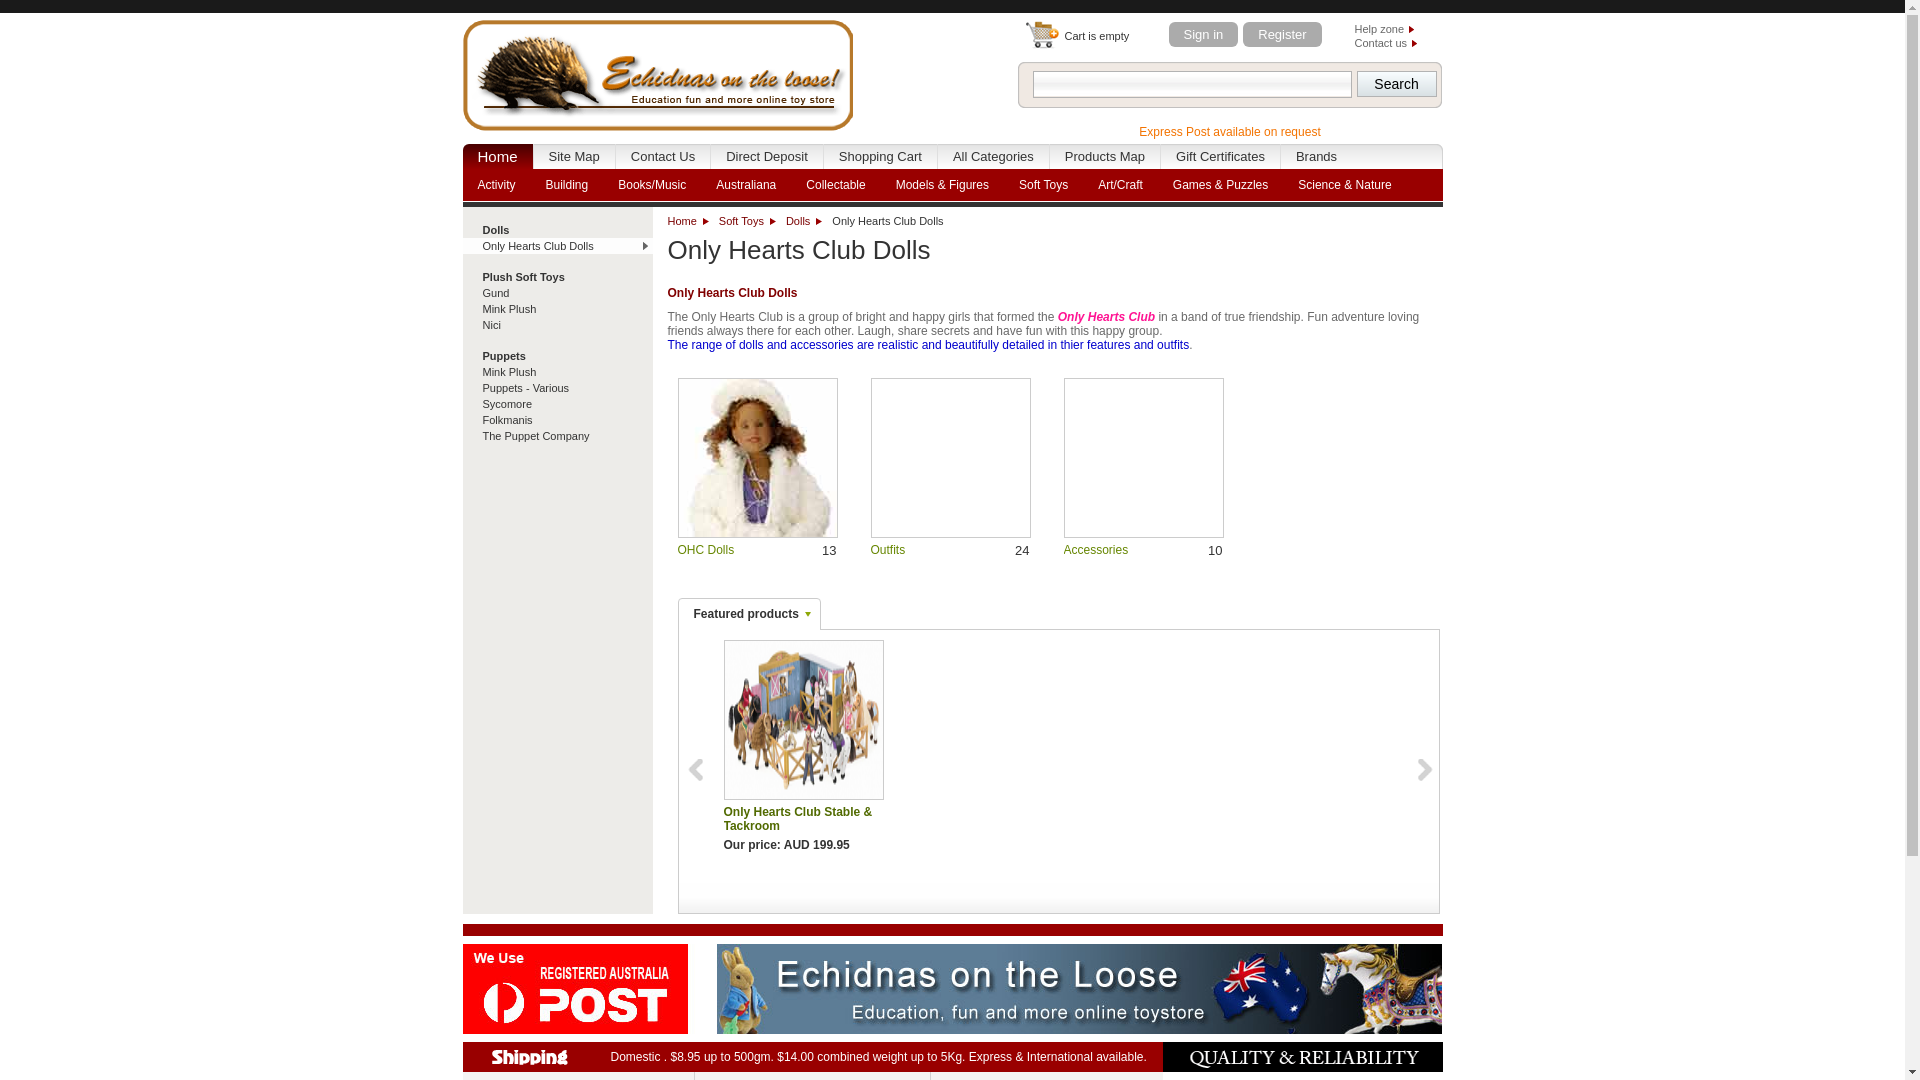 The width and height of the screenshot is (1920, 1080). What do you see at coordinates (1344, 185) in the screenshot?
I see `'Science & Nature'` at bounding box center [1344, 185].